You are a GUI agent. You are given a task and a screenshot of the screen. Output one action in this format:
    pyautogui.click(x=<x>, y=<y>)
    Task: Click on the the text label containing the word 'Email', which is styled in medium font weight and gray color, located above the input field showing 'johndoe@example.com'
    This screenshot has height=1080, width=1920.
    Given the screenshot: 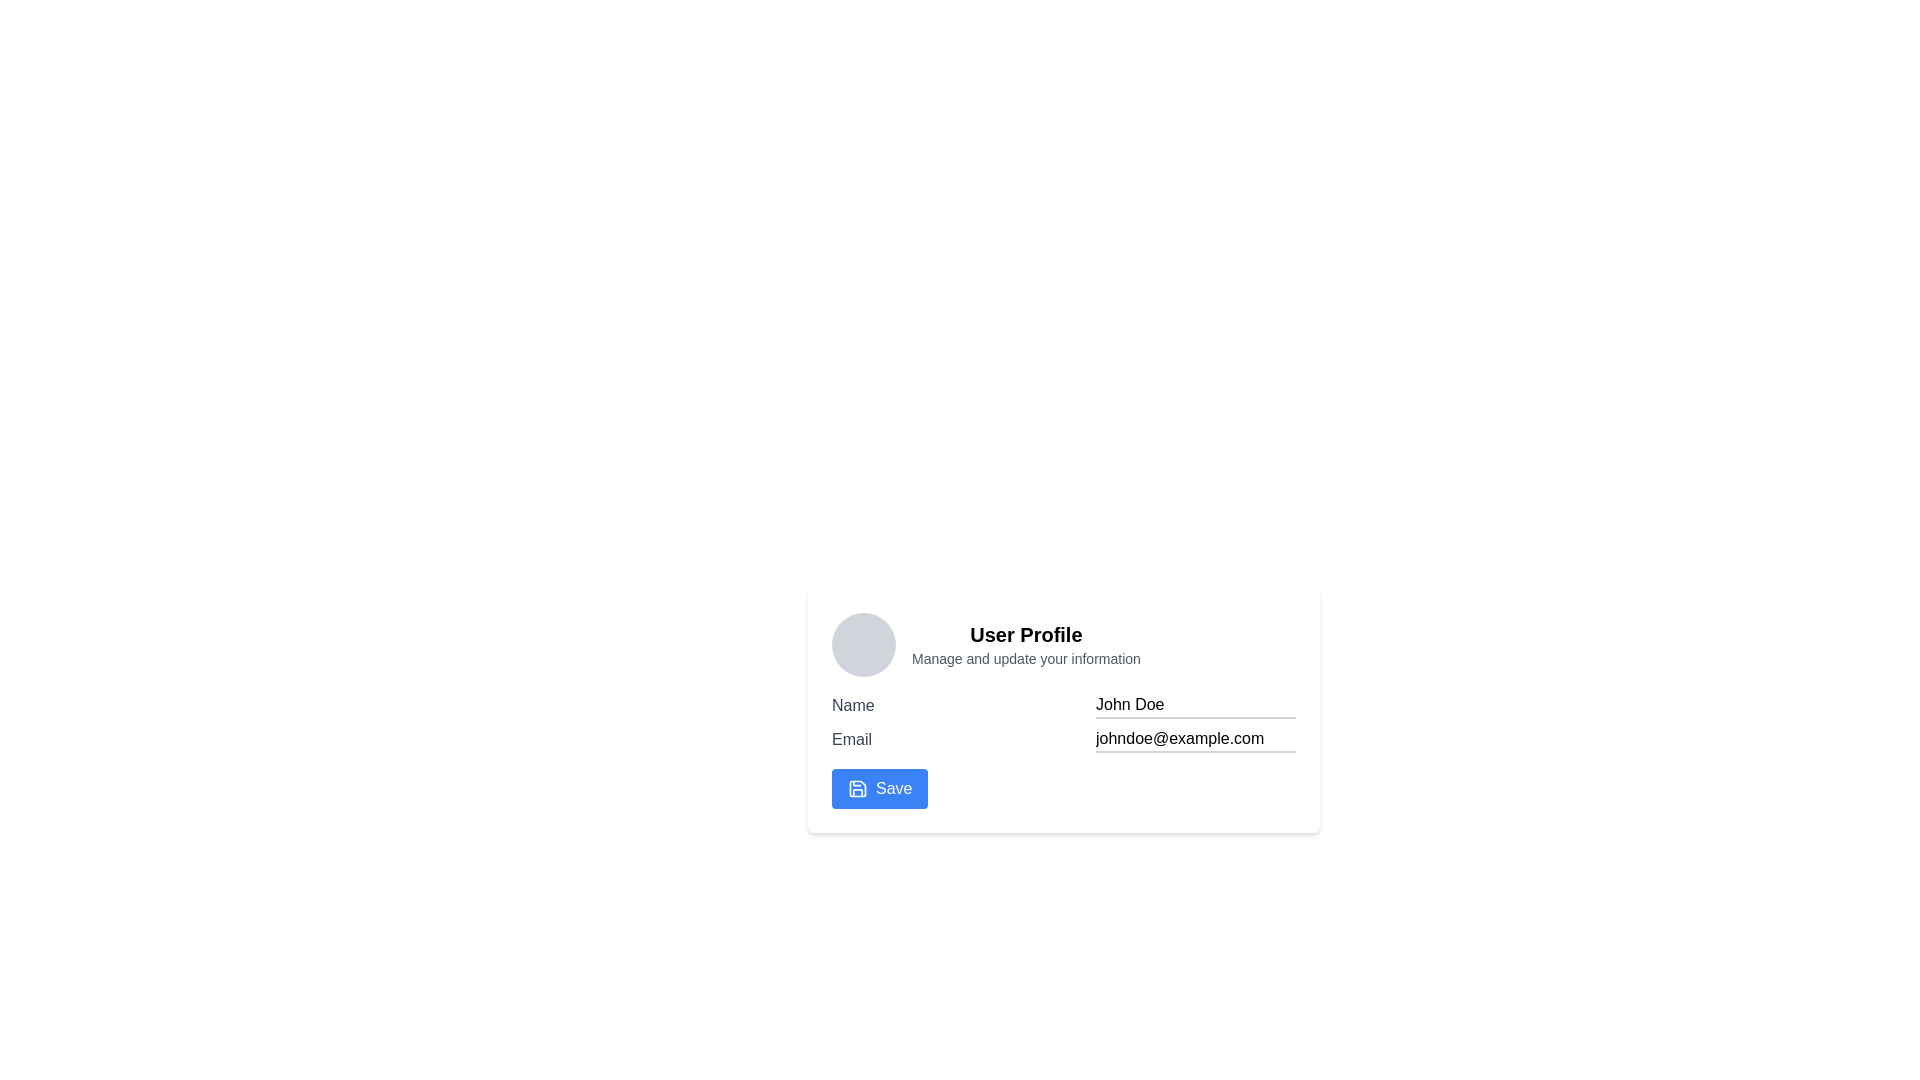 What is the action you would take?
    pyautogui.click(x=852, y=740)
    